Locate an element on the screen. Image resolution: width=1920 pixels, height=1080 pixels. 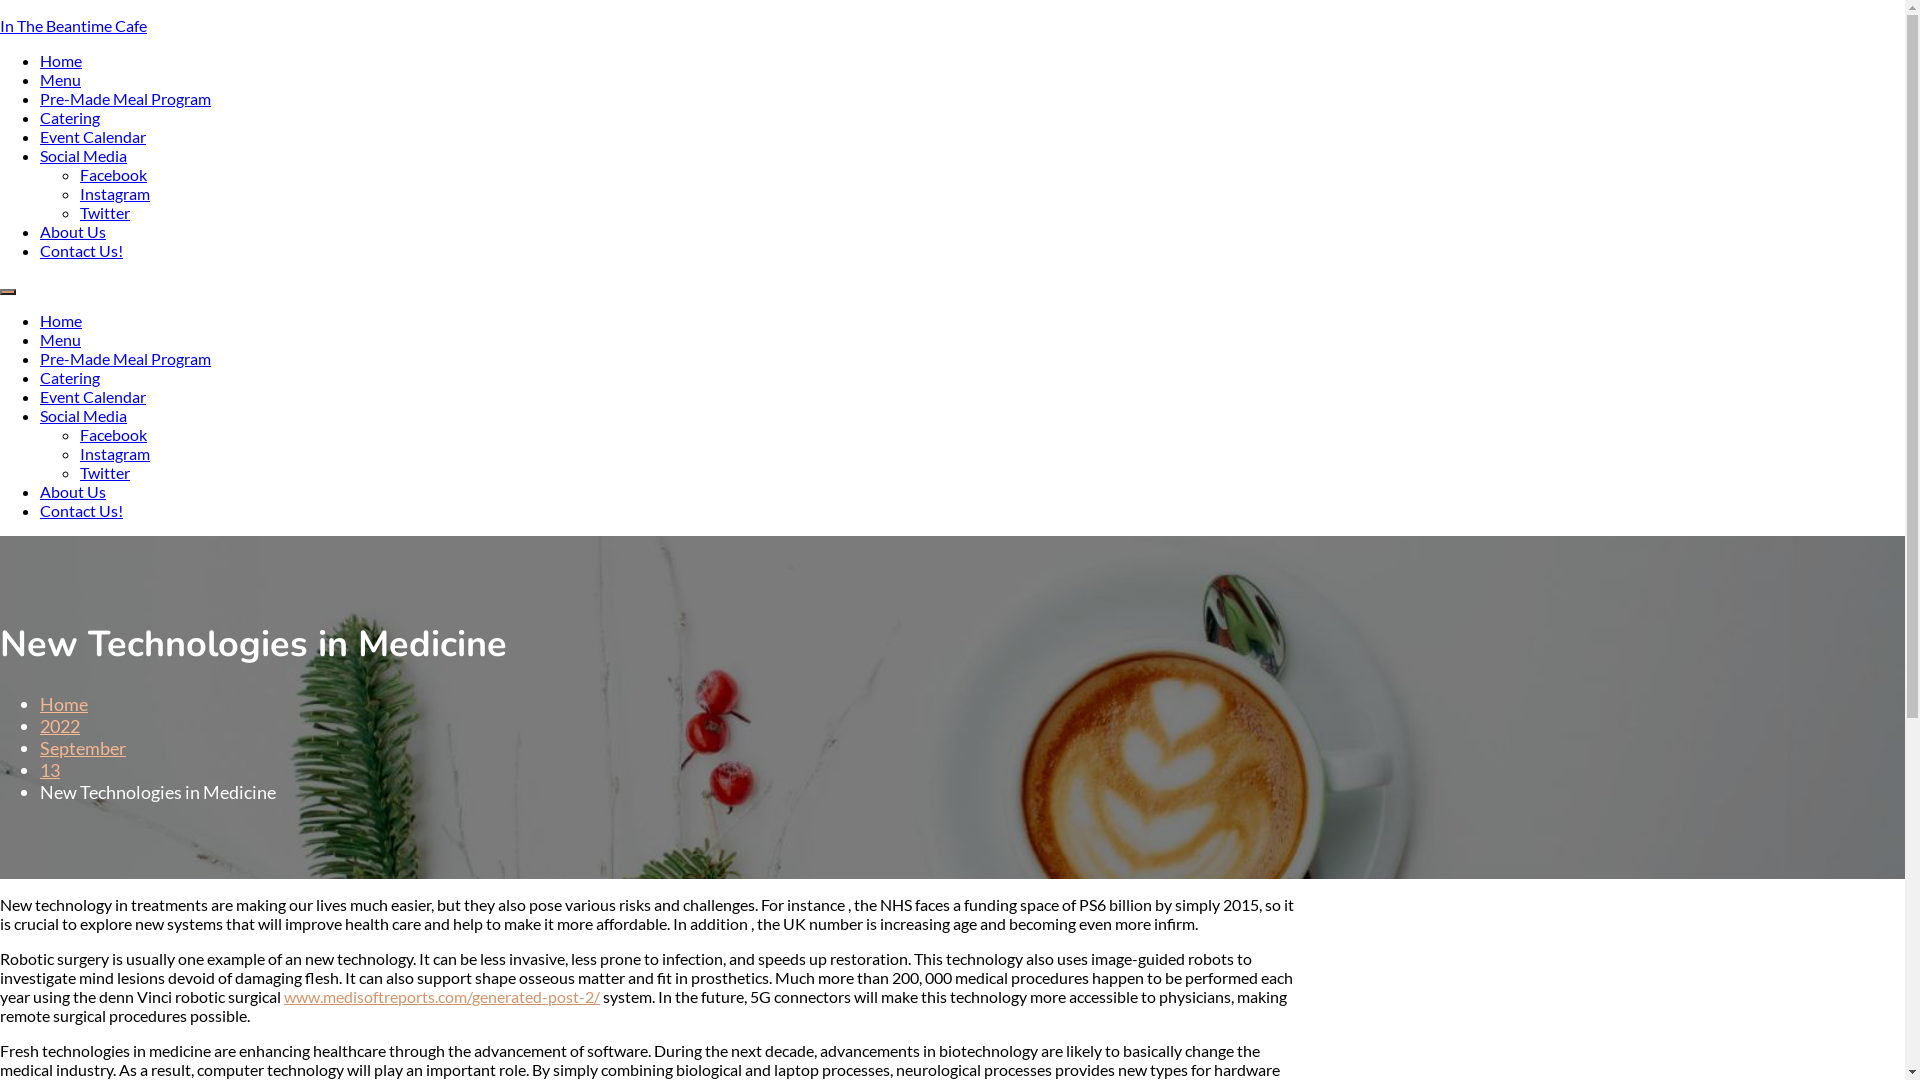
'Catering' is located at coordinates (70, 117).